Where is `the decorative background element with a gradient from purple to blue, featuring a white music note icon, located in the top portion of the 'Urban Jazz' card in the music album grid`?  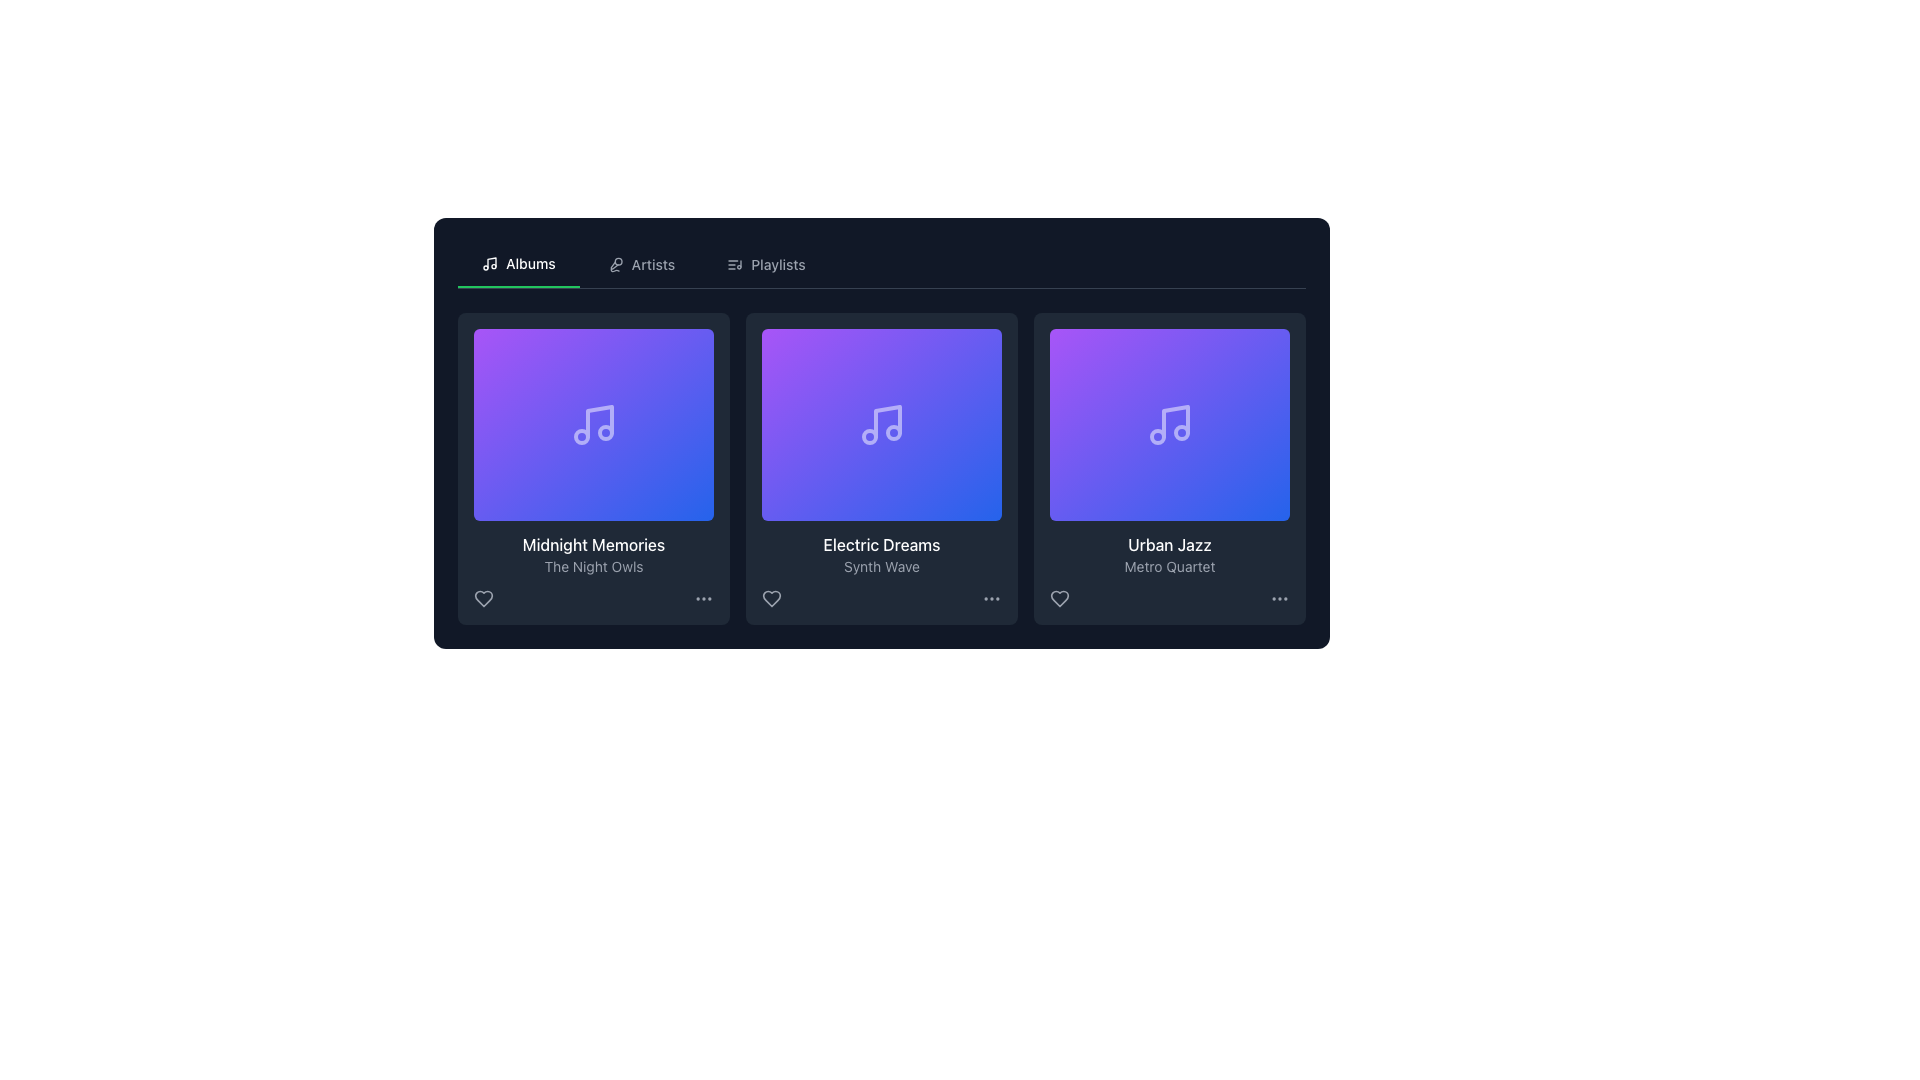
the decorative background element with a gradient from purple to blue, featuring a white music note icon, located in the top portion of the 'Urban Jazz' card in the music album grid is located at coordinates (1170, 423).